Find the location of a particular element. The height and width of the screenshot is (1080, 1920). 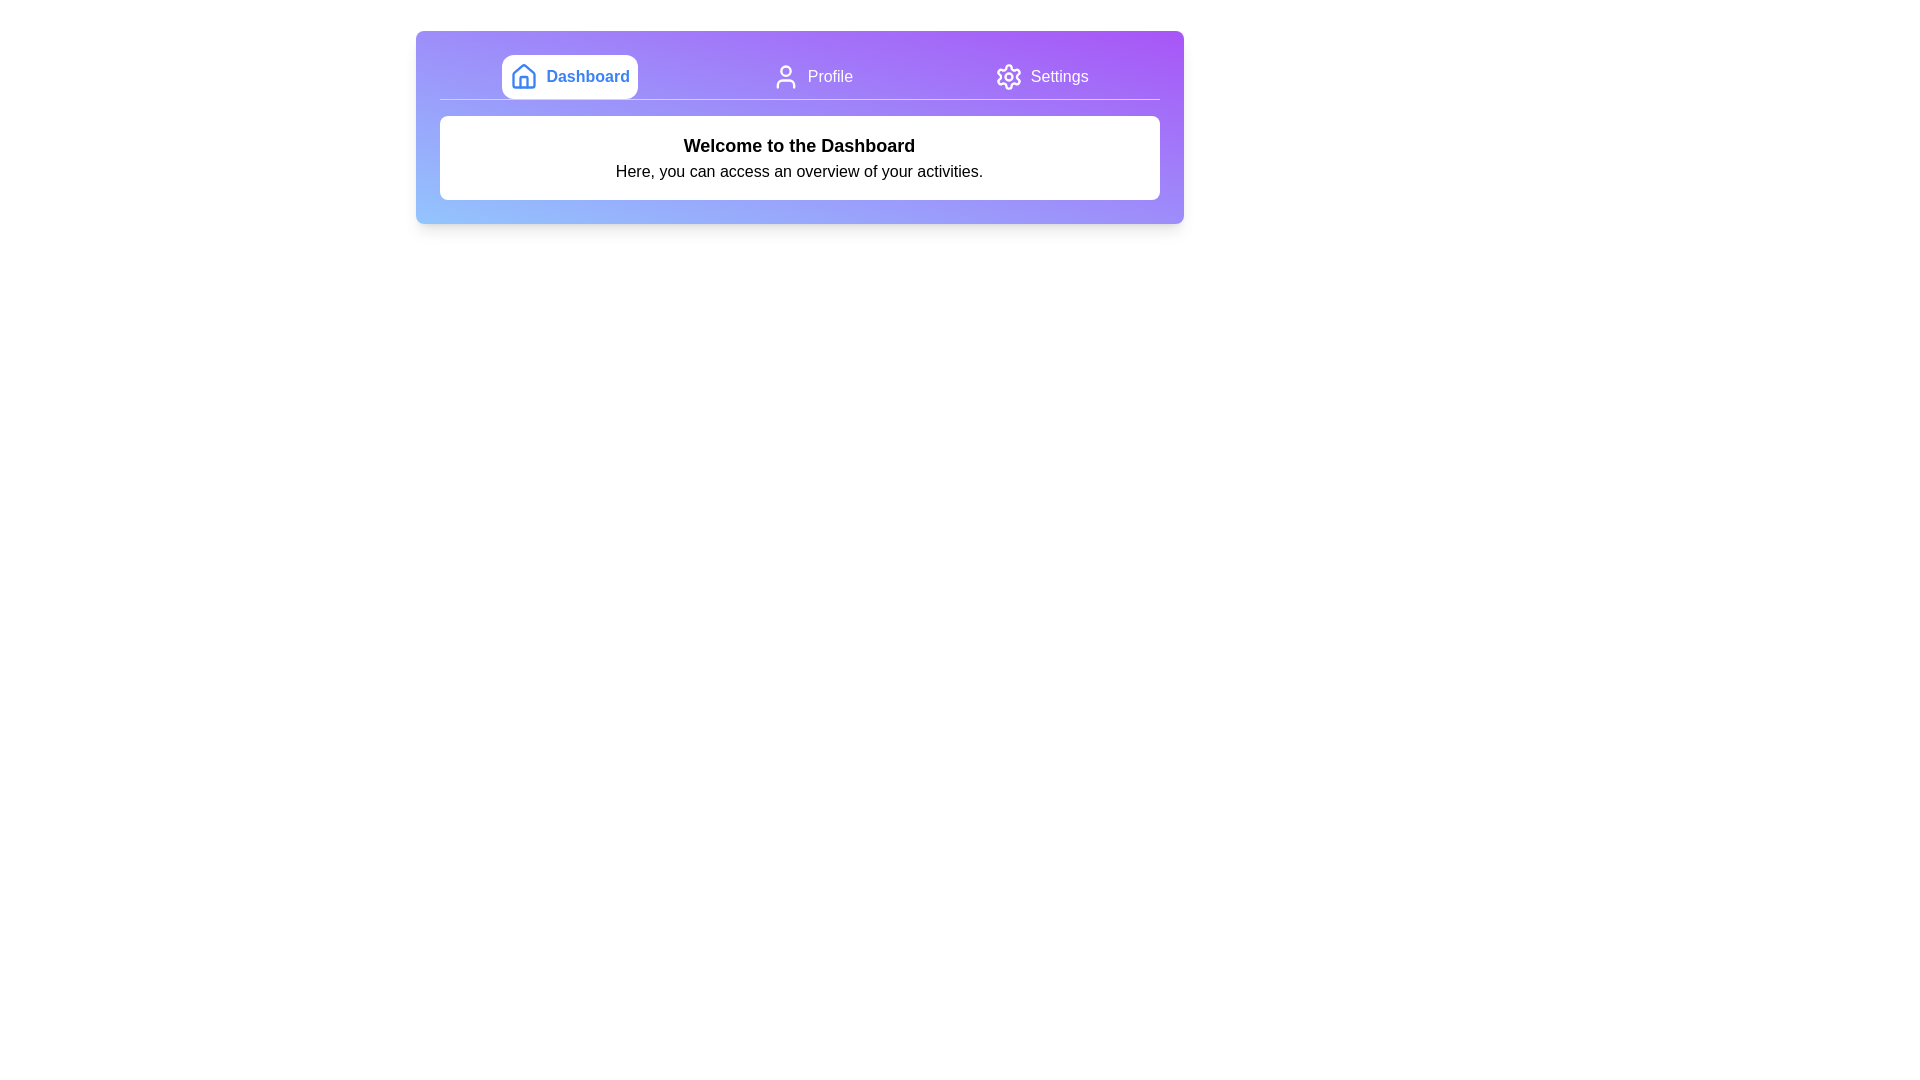

the tab labeled Settings is located at coordinates (1040, 76).